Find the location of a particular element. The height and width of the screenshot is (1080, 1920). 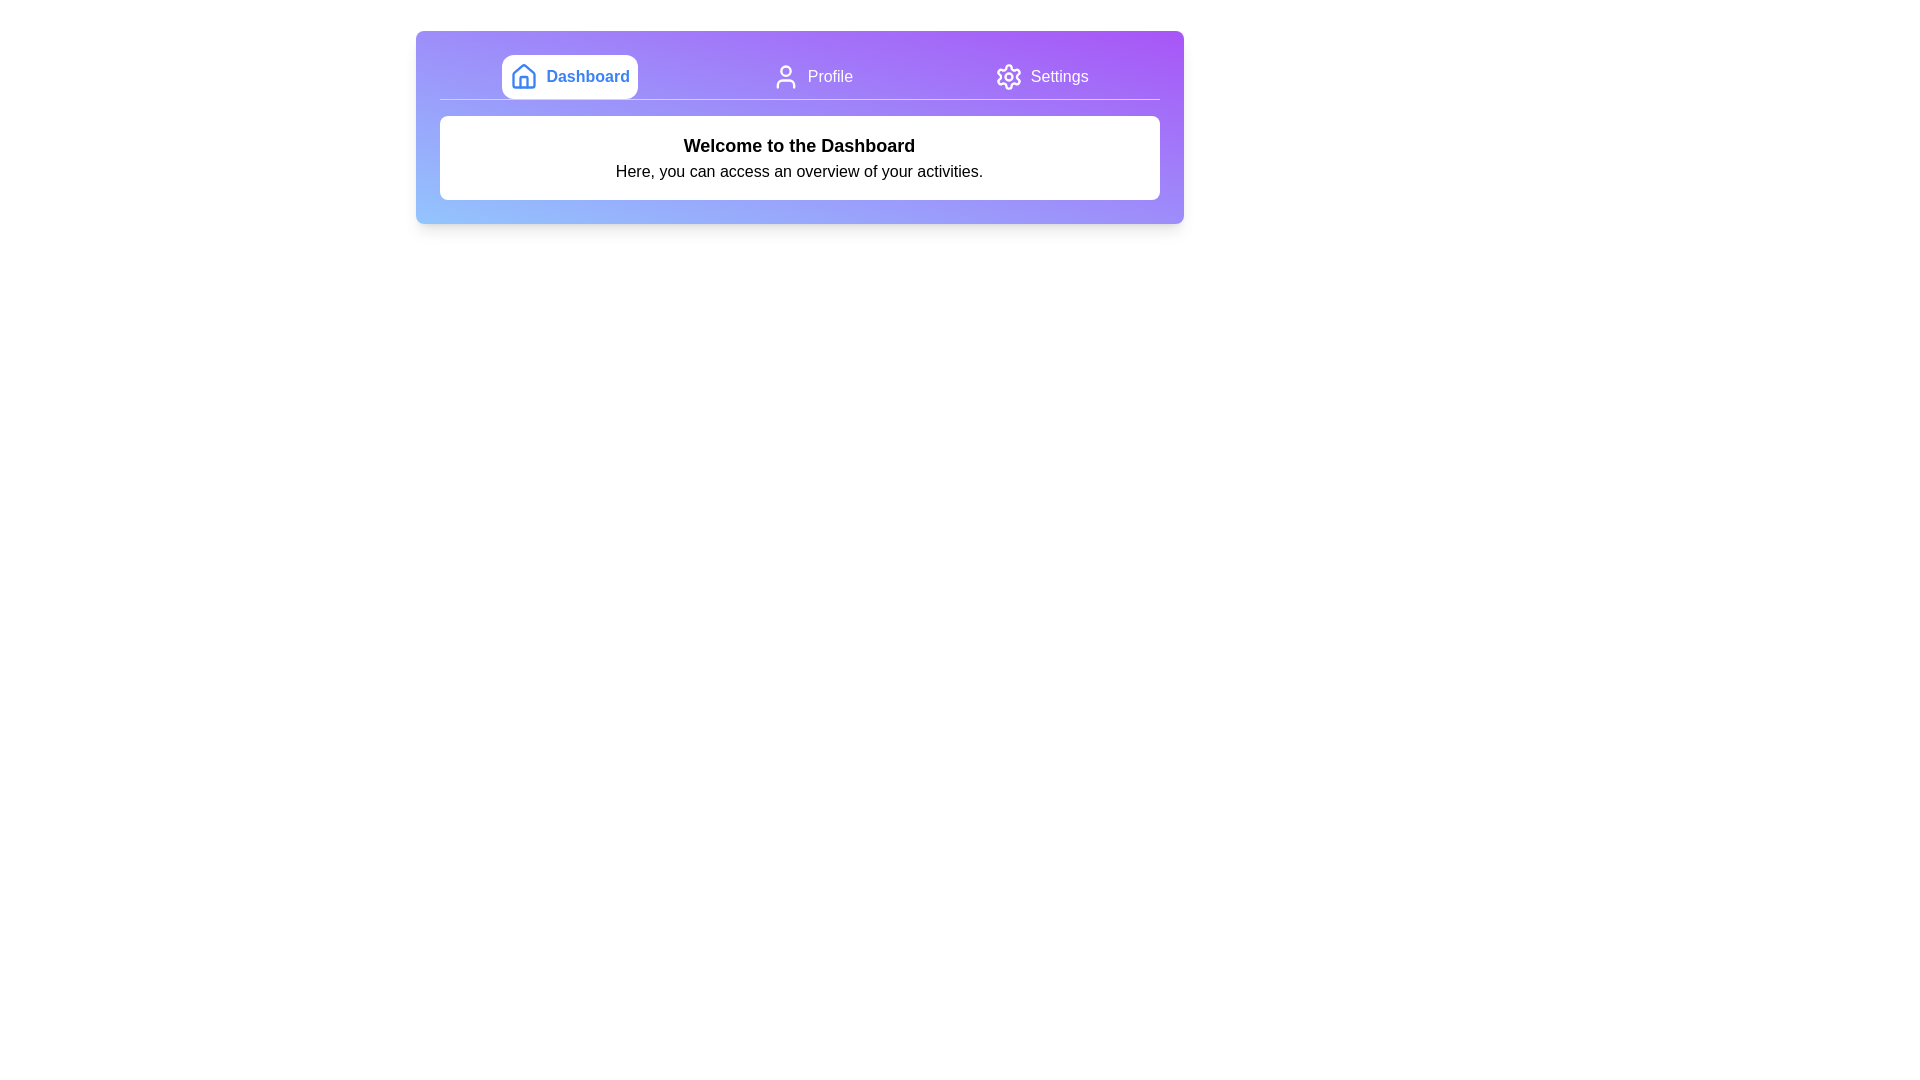

the tab labeled Settings is located at coordinates (1040, 76).